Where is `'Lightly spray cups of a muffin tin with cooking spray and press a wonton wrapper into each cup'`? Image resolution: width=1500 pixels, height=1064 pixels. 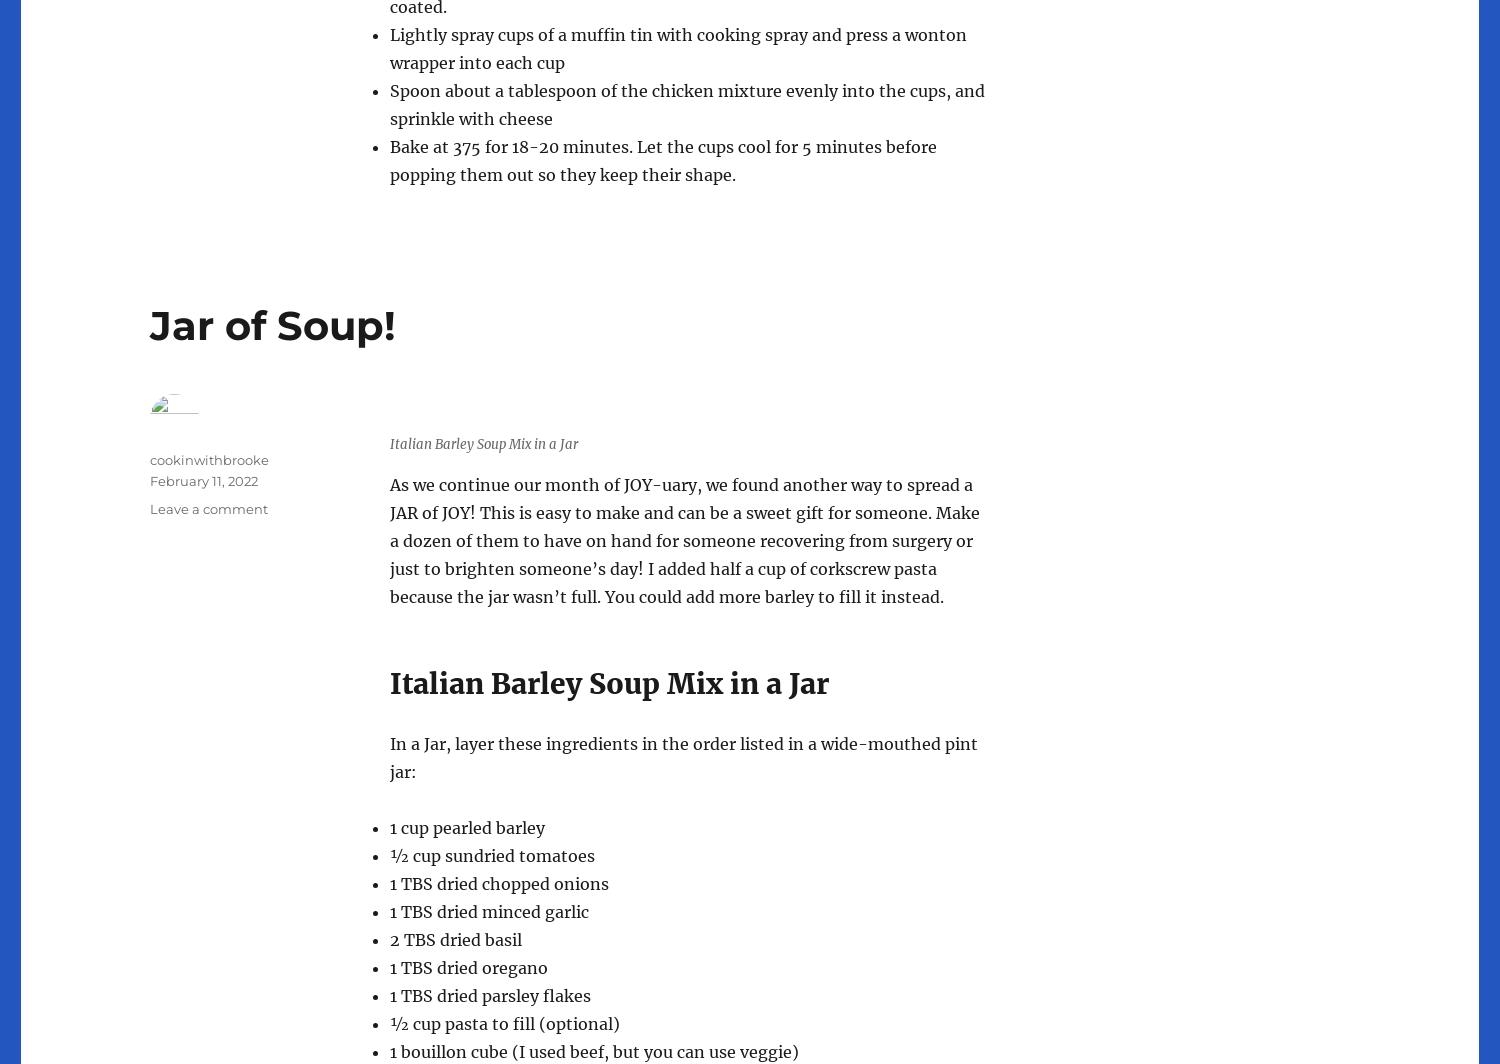
'Lightly spray cups of a muffin tin with cooking spray and press a wonton wrapper into each cup' is located at coordinates (678, 49).